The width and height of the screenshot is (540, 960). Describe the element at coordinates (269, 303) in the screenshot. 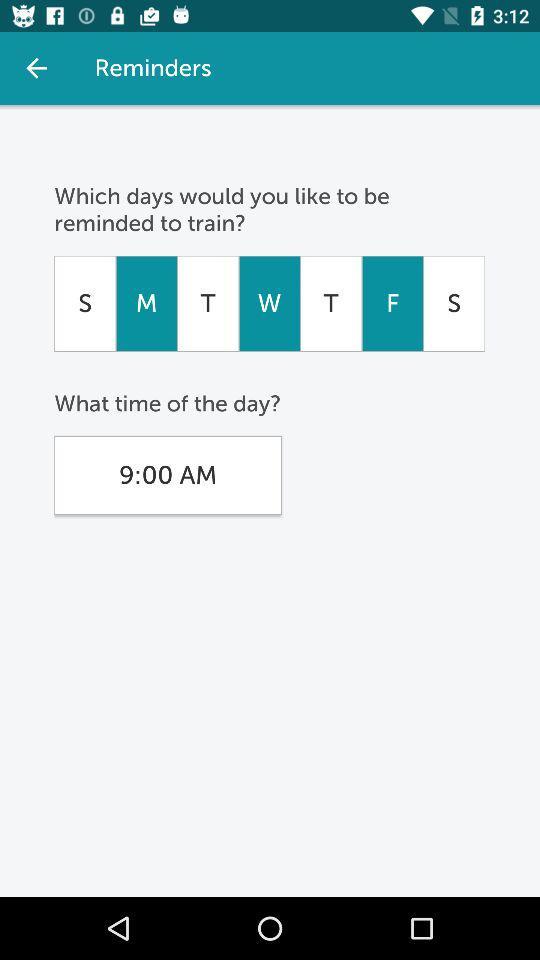

I see `w icon` at that location.